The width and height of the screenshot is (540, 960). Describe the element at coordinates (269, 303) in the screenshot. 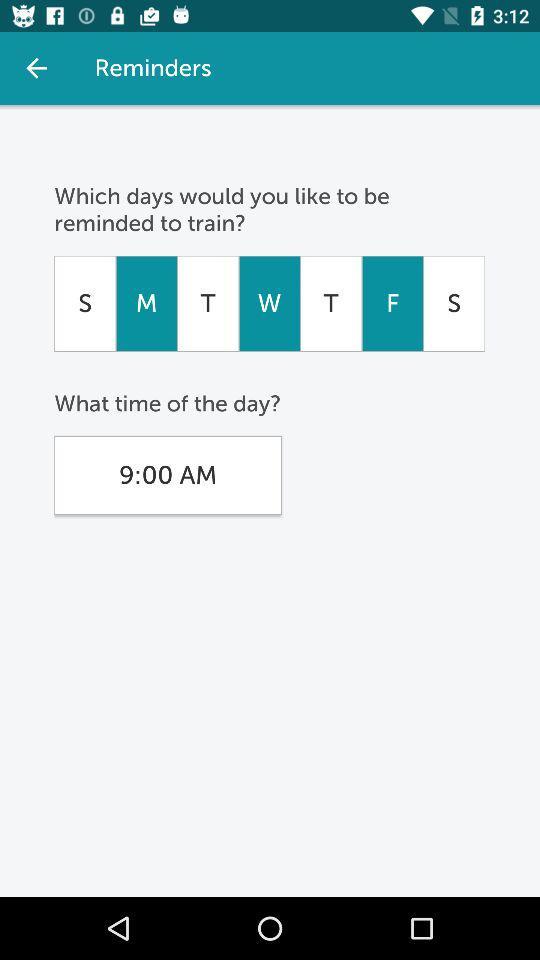

I see `w icon` at that location.